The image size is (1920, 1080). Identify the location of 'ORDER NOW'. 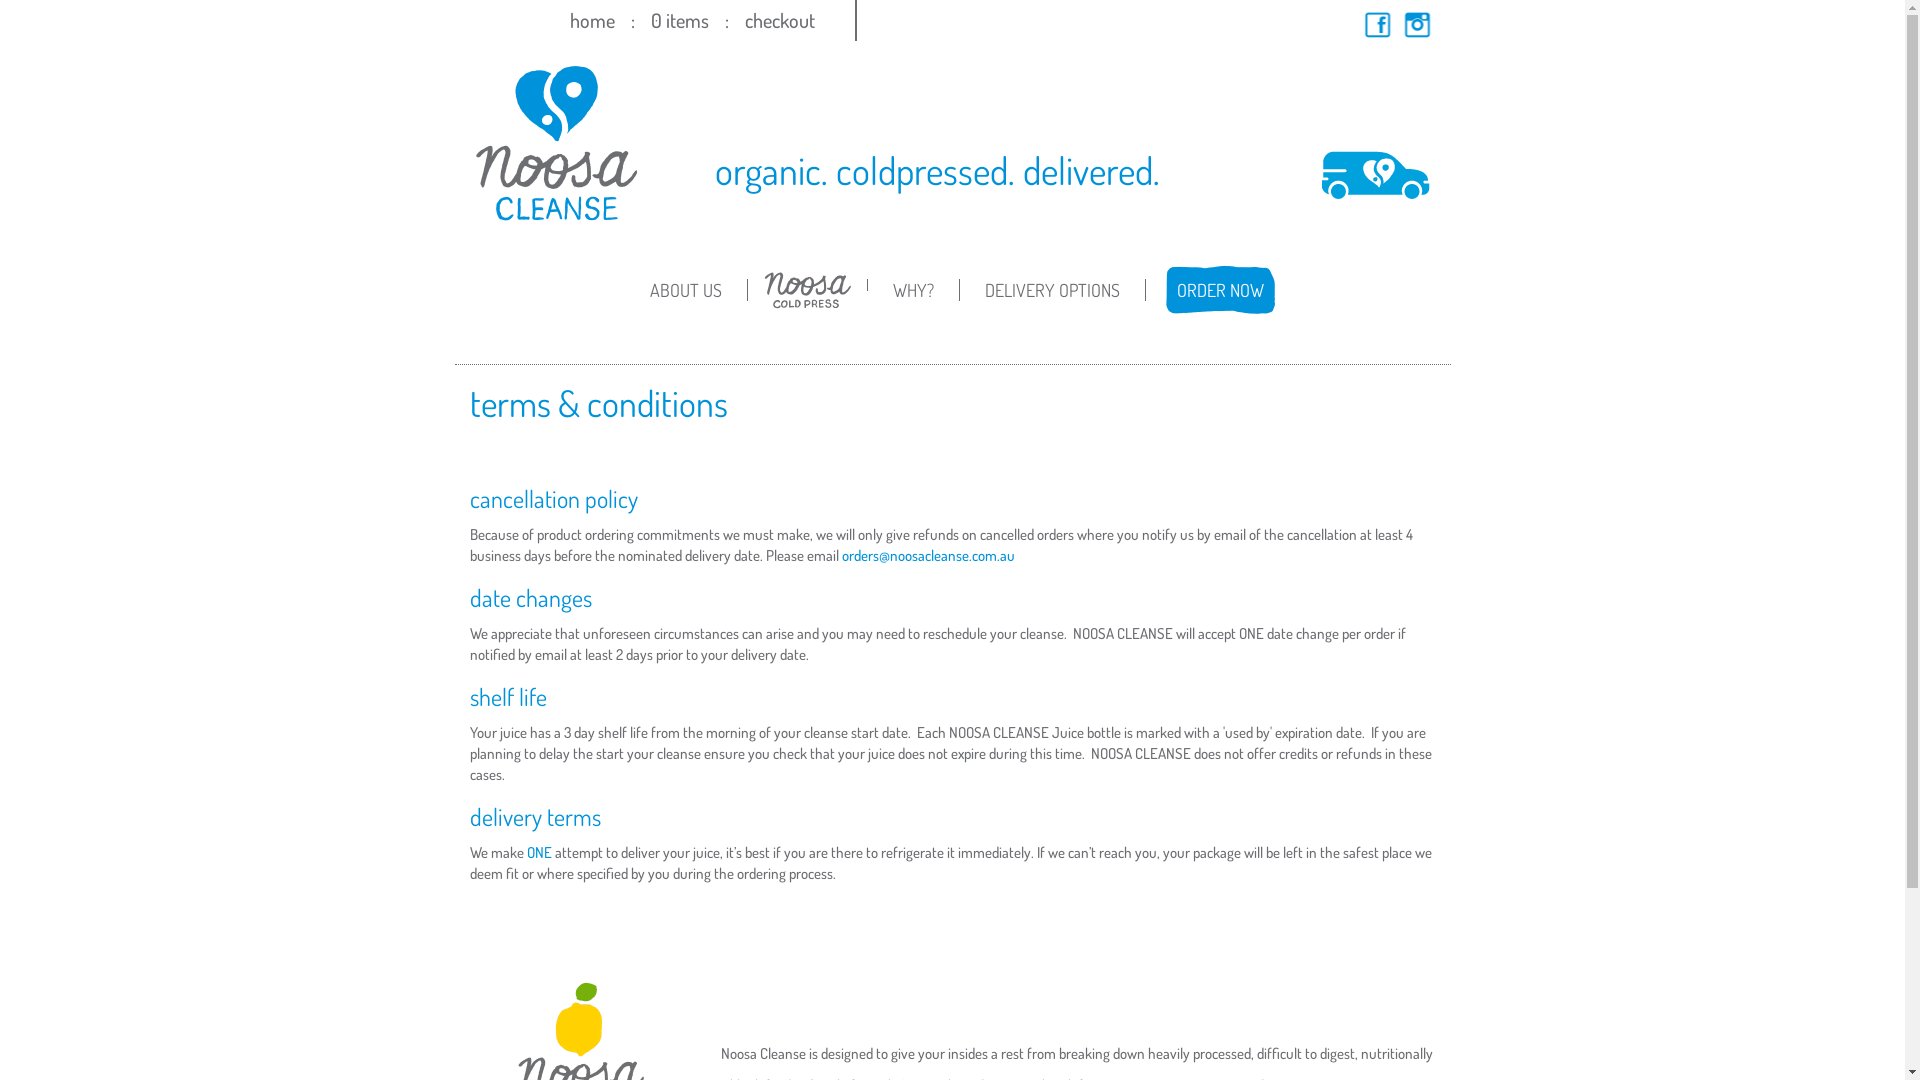
(1218, 289).